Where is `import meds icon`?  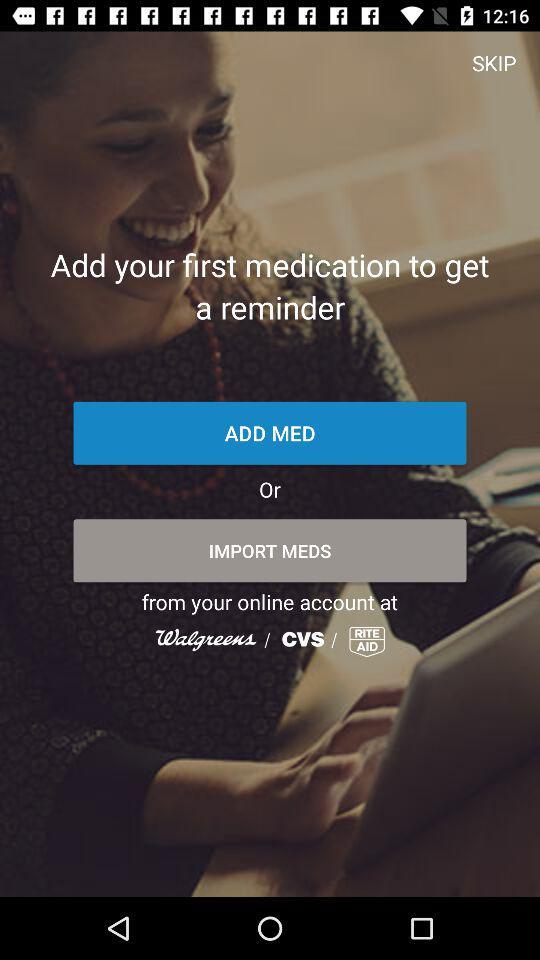 import meds icon is located at coordinates (270, 550).